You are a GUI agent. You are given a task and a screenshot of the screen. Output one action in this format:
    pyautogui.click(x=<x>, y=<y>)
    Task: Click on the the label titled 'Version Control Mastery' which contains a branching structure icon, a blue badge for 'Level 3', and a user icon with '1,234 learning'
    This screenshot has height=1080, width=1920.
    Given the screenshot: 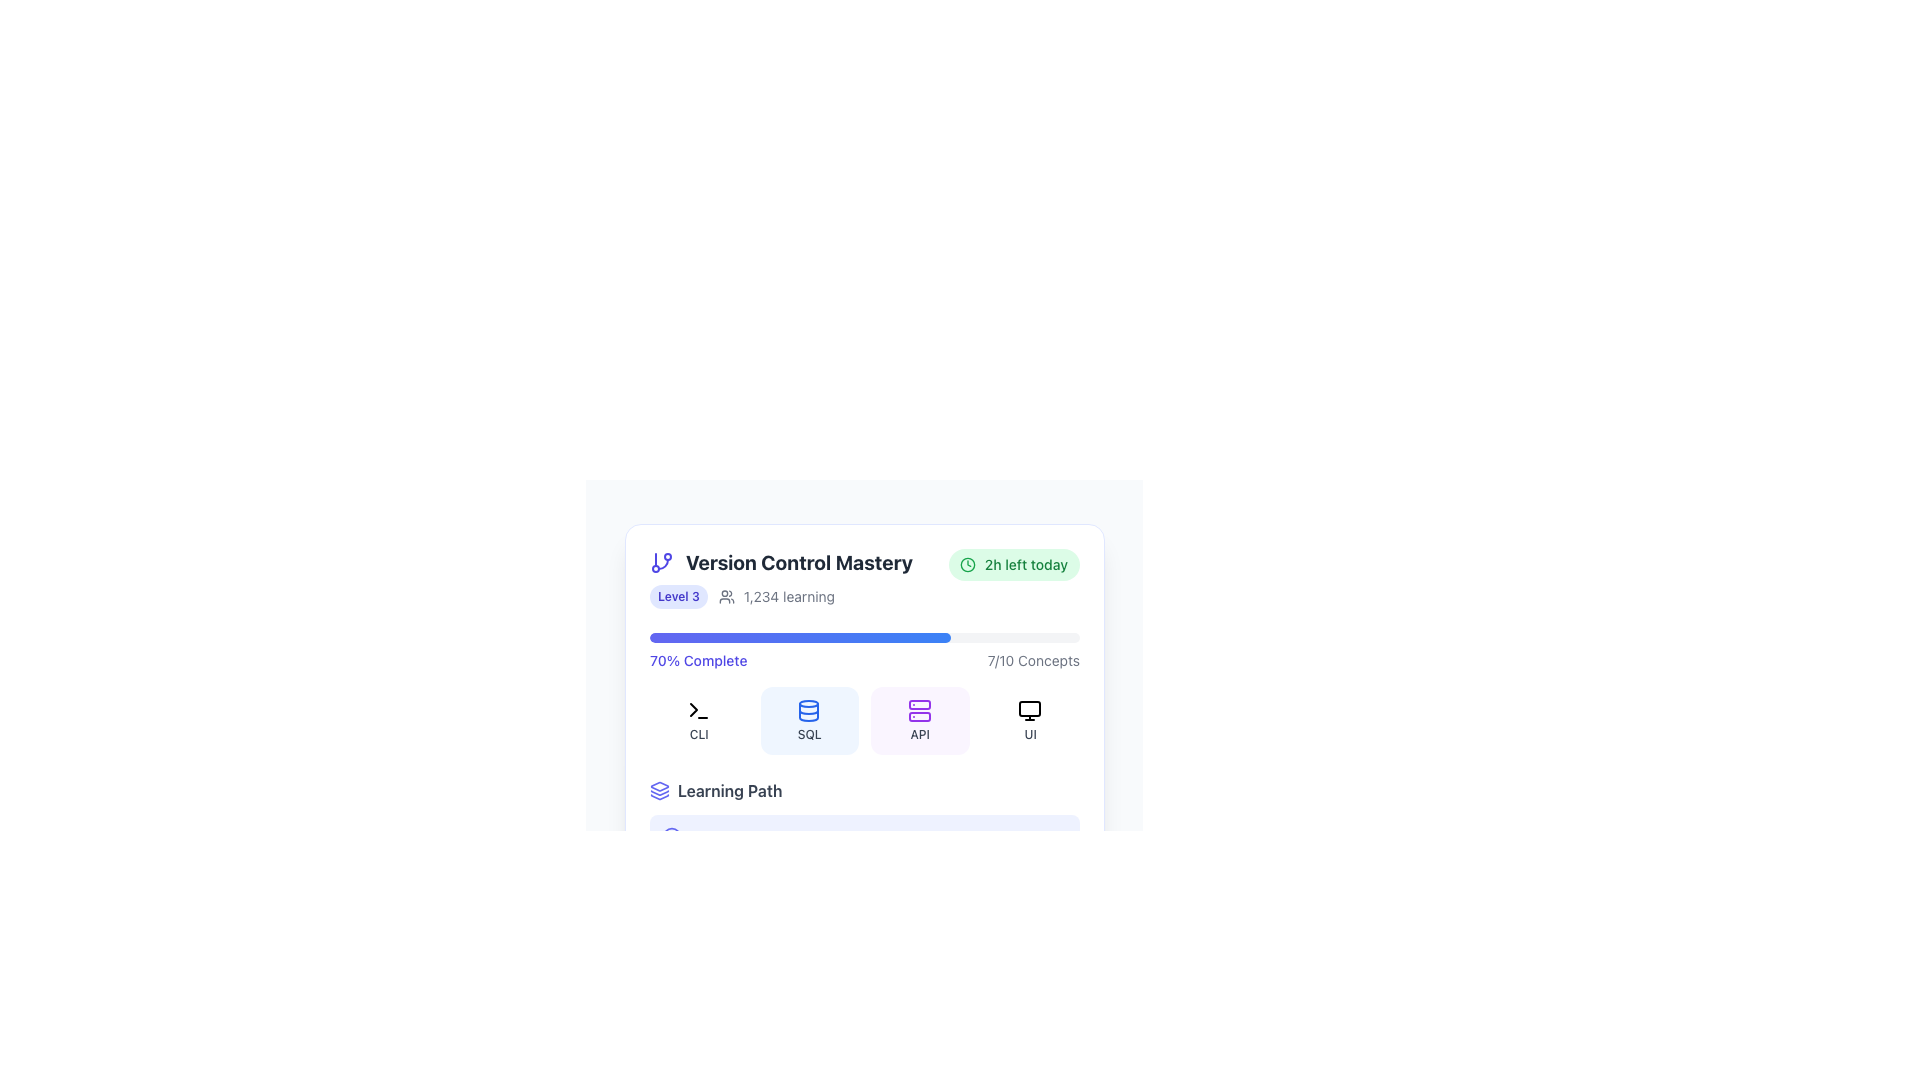 What is the action you would take?
    pyautogui.click(x=780, y=578)
    